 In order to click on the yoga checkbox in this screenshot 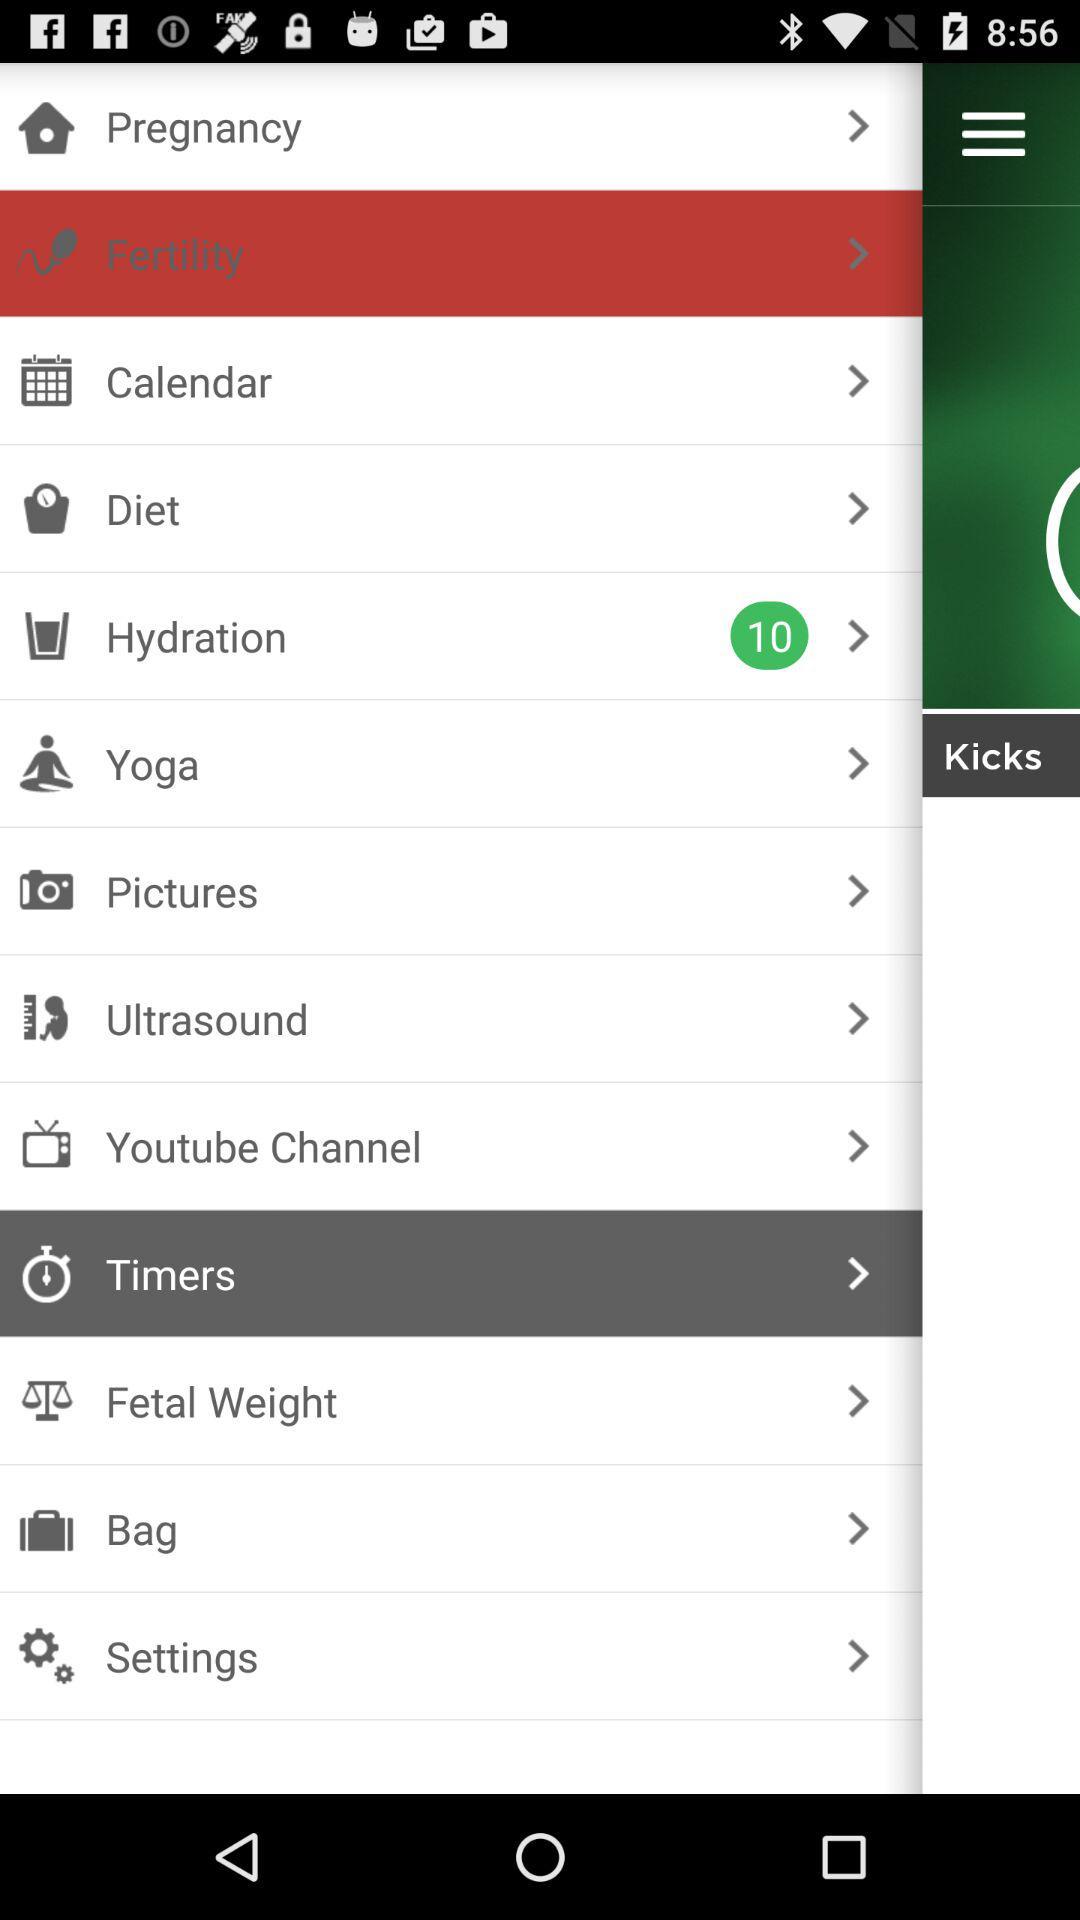, I will do `click(457, 762)`.